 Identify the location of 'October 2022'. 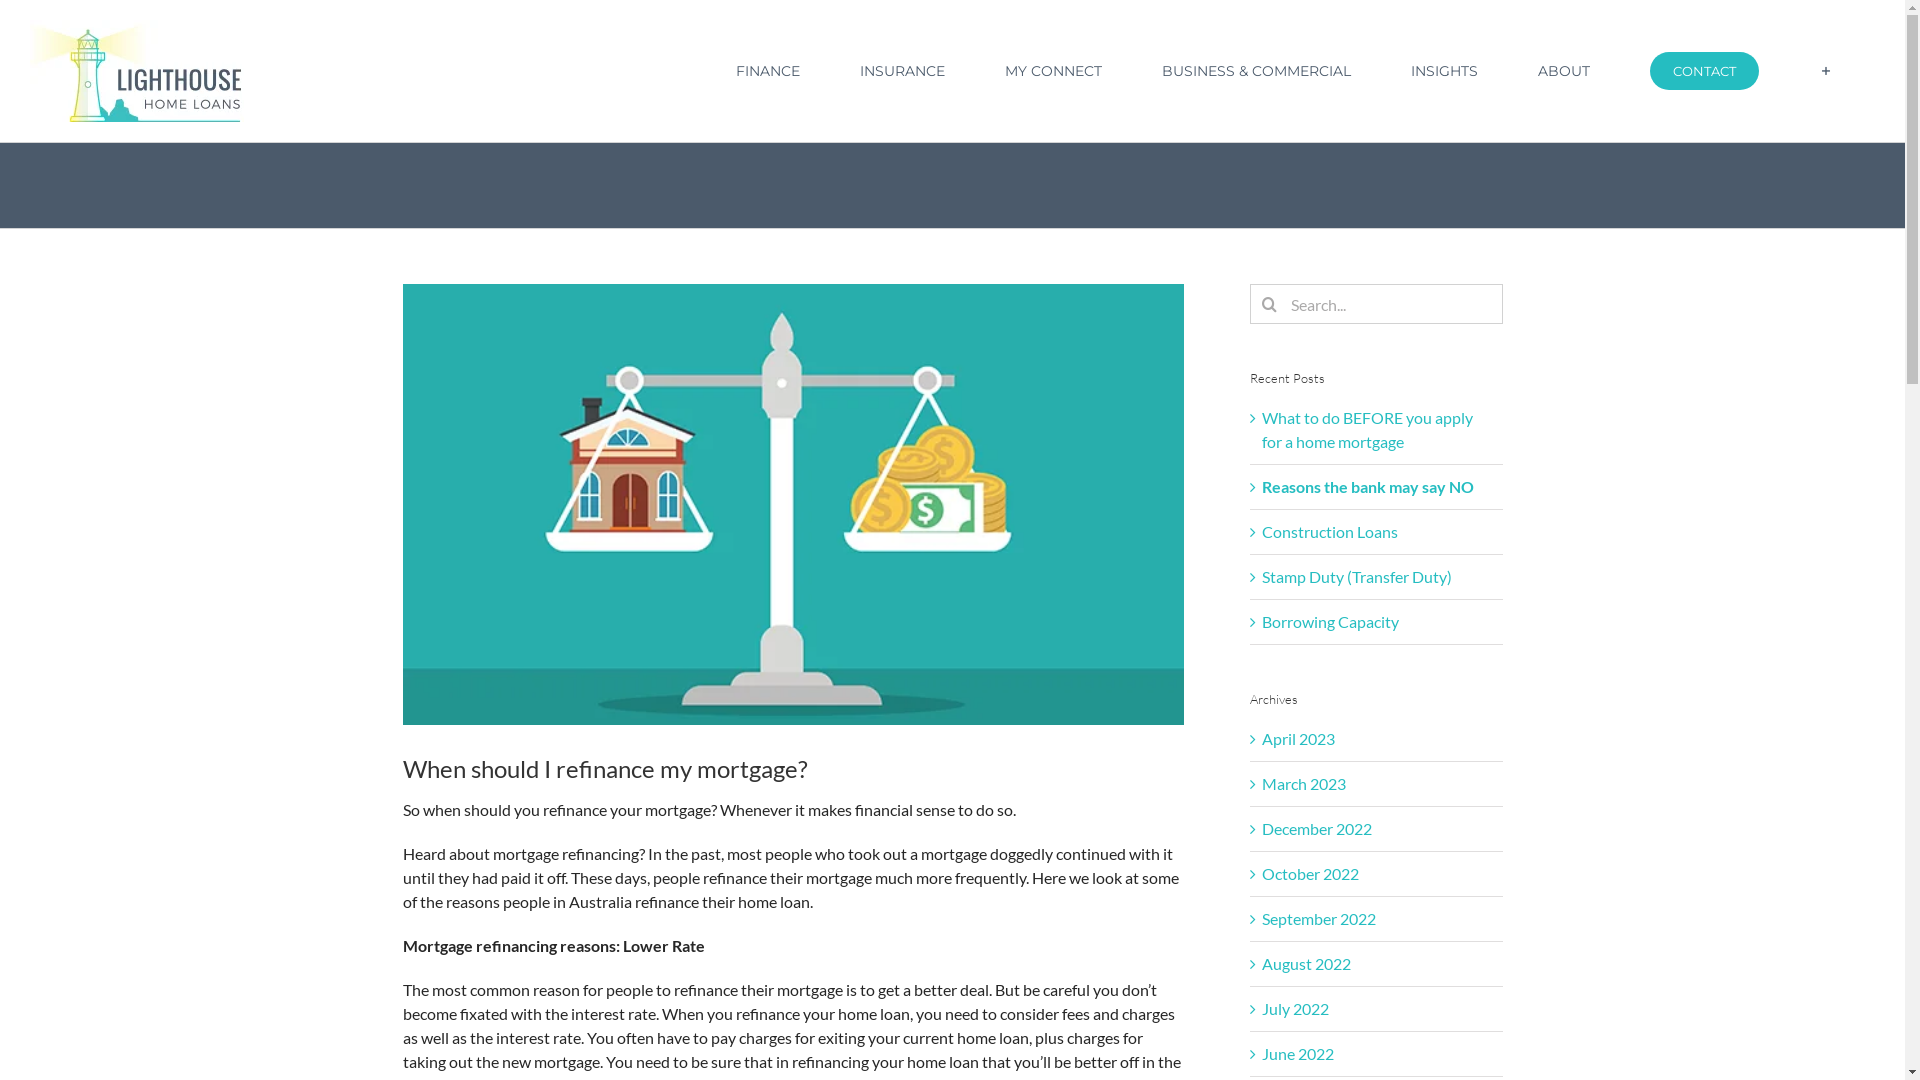
(1310, 872).